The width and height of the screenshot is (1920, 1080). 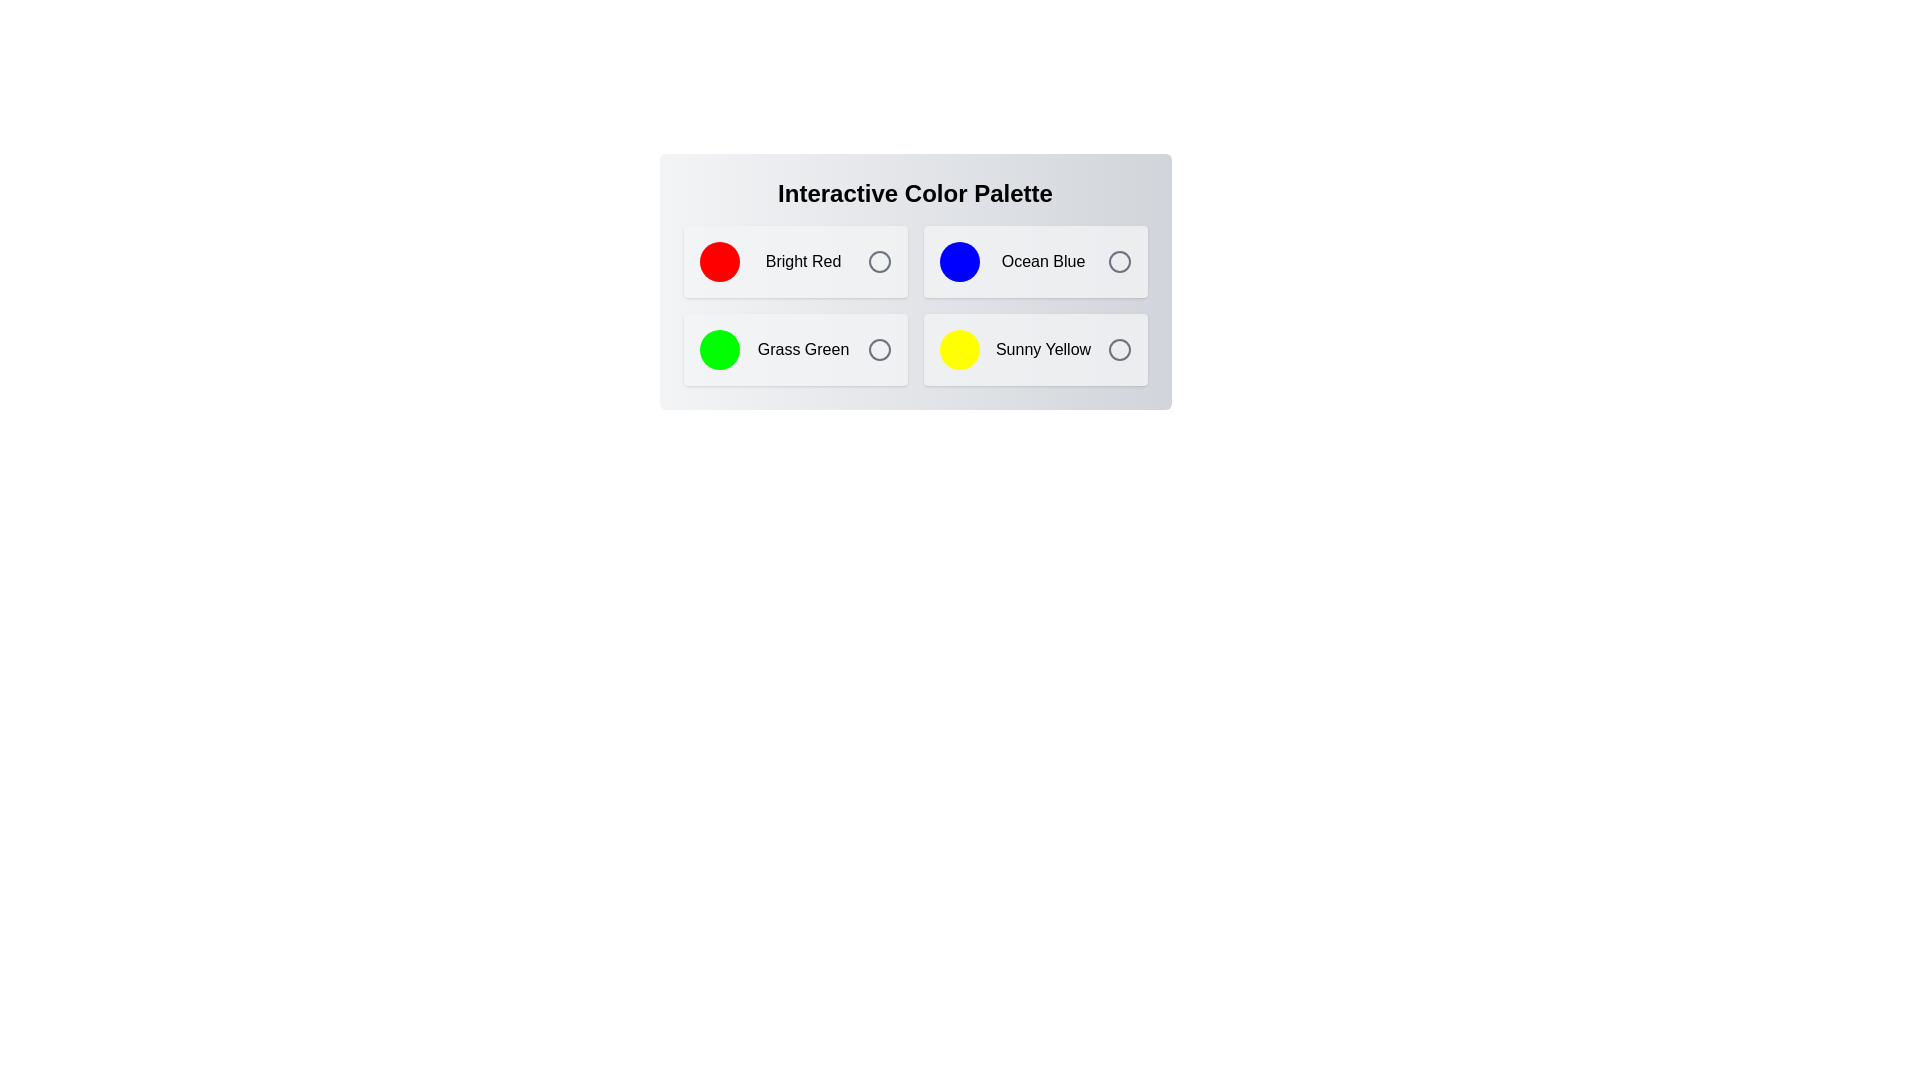 What do you see at coordinates (879, 261) in the screenshot?
I see `the color Bright Red by clicking its corresponding icon` at bounding box center [879, 261].